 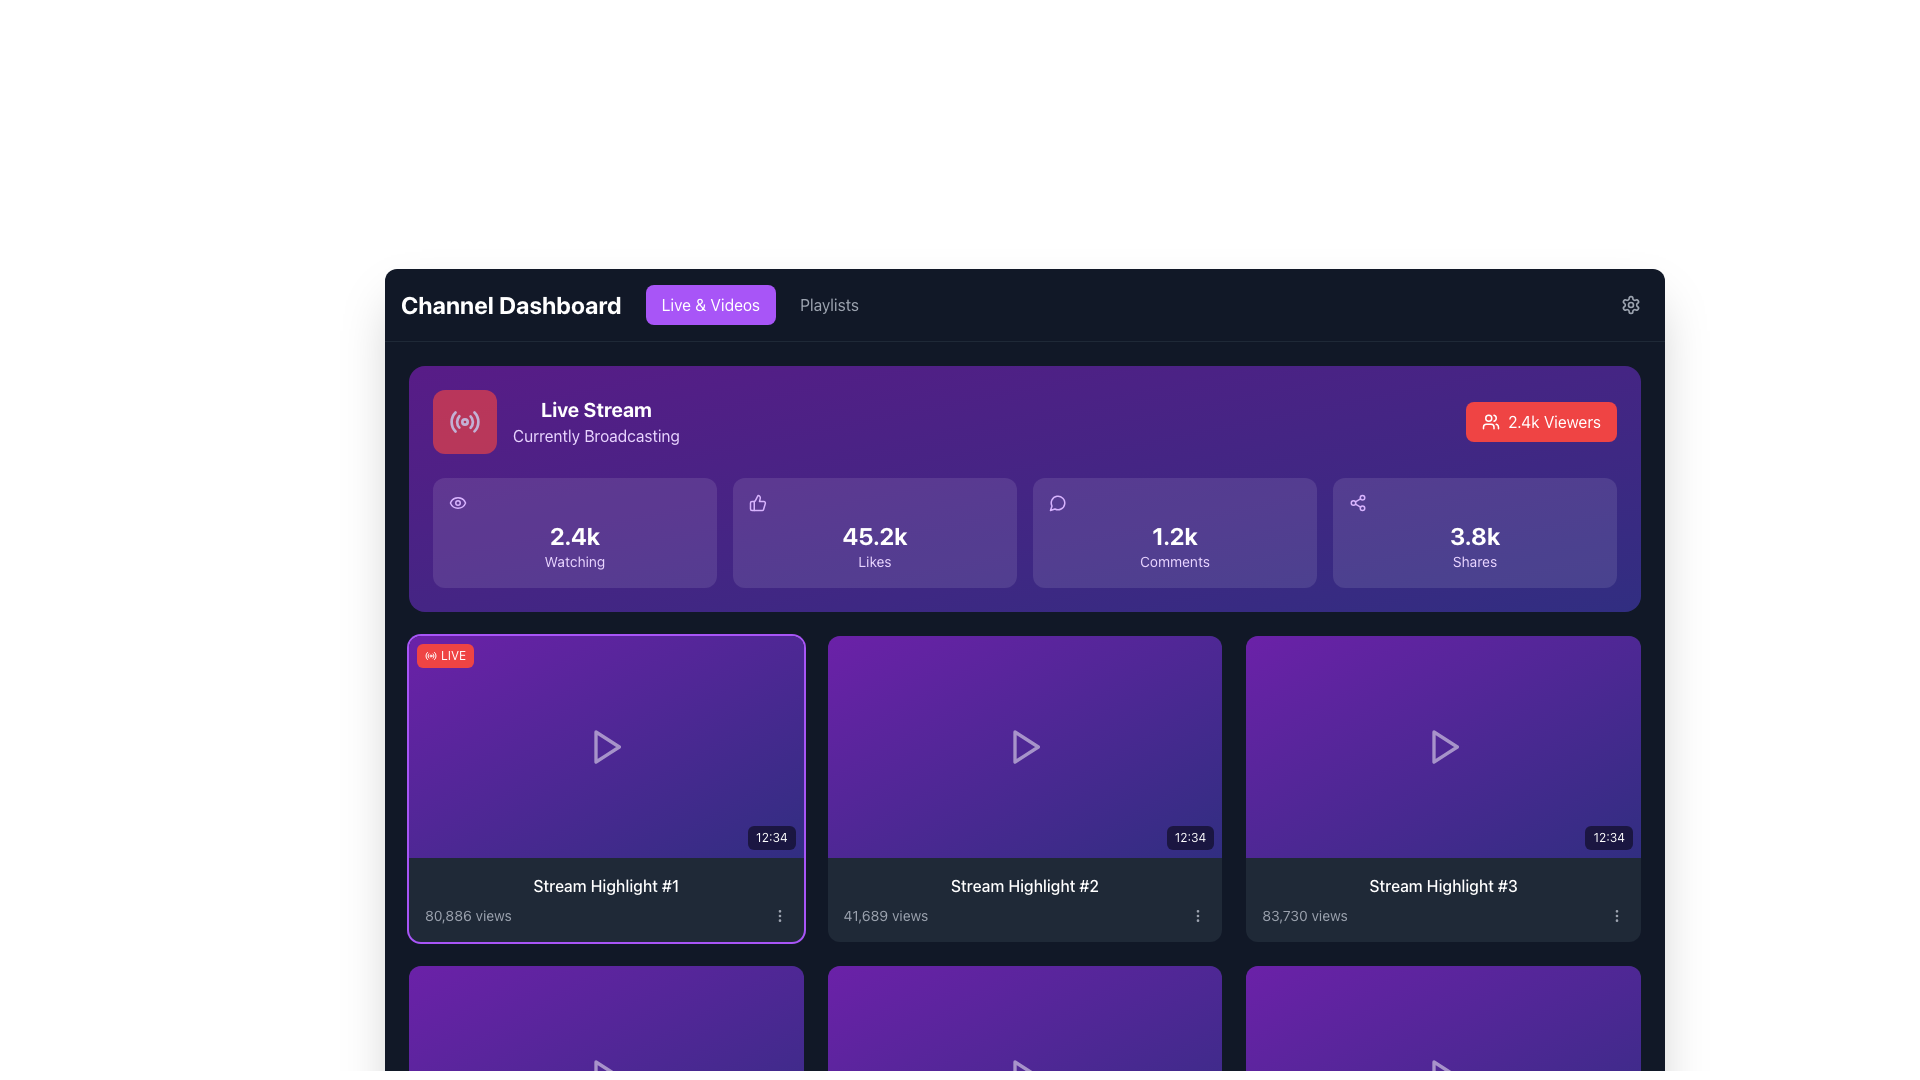 I want to click on the comments icon located in the '1.2k Comments' panel on the dashboard interface, which visually represents the concept of comments or messages, so click(x=1056, y=502).